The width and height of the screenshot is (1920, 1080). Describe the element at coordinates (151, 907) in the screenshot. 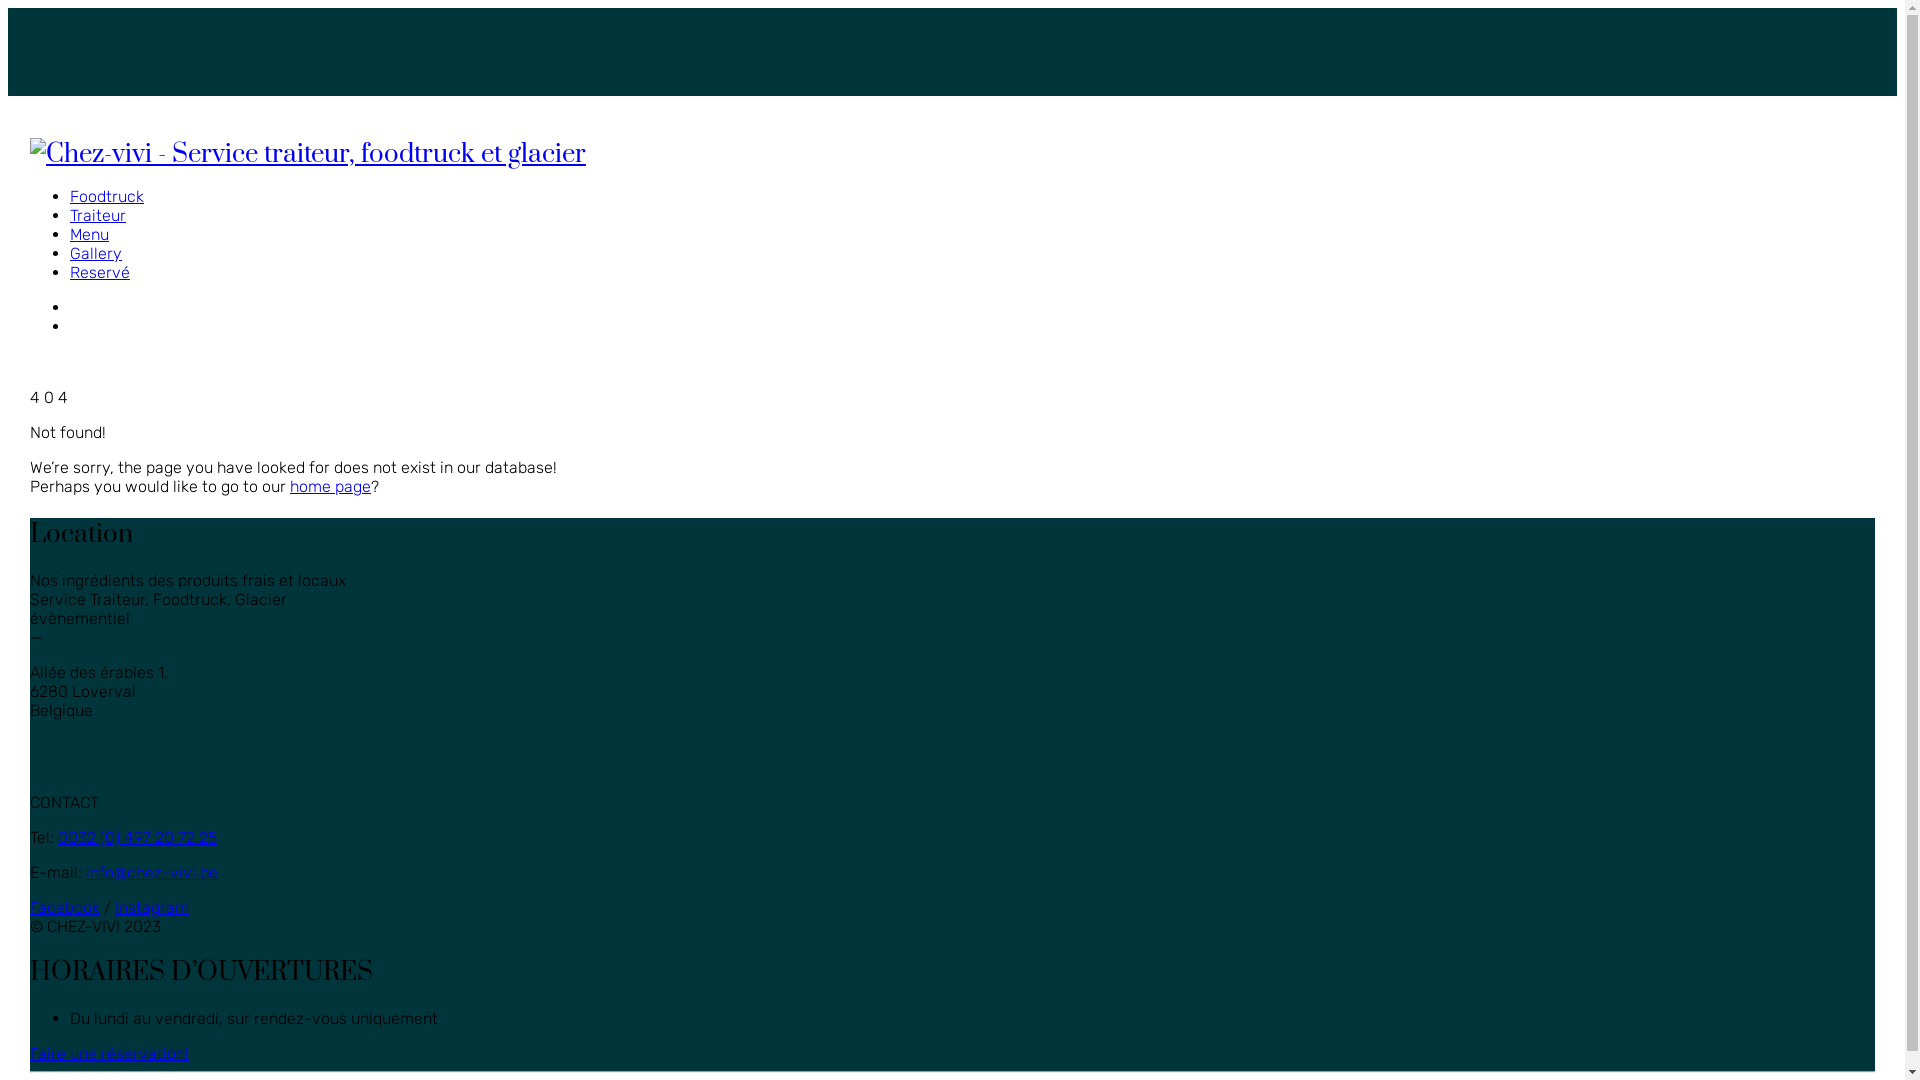

I see `'Instagram'` at that location.